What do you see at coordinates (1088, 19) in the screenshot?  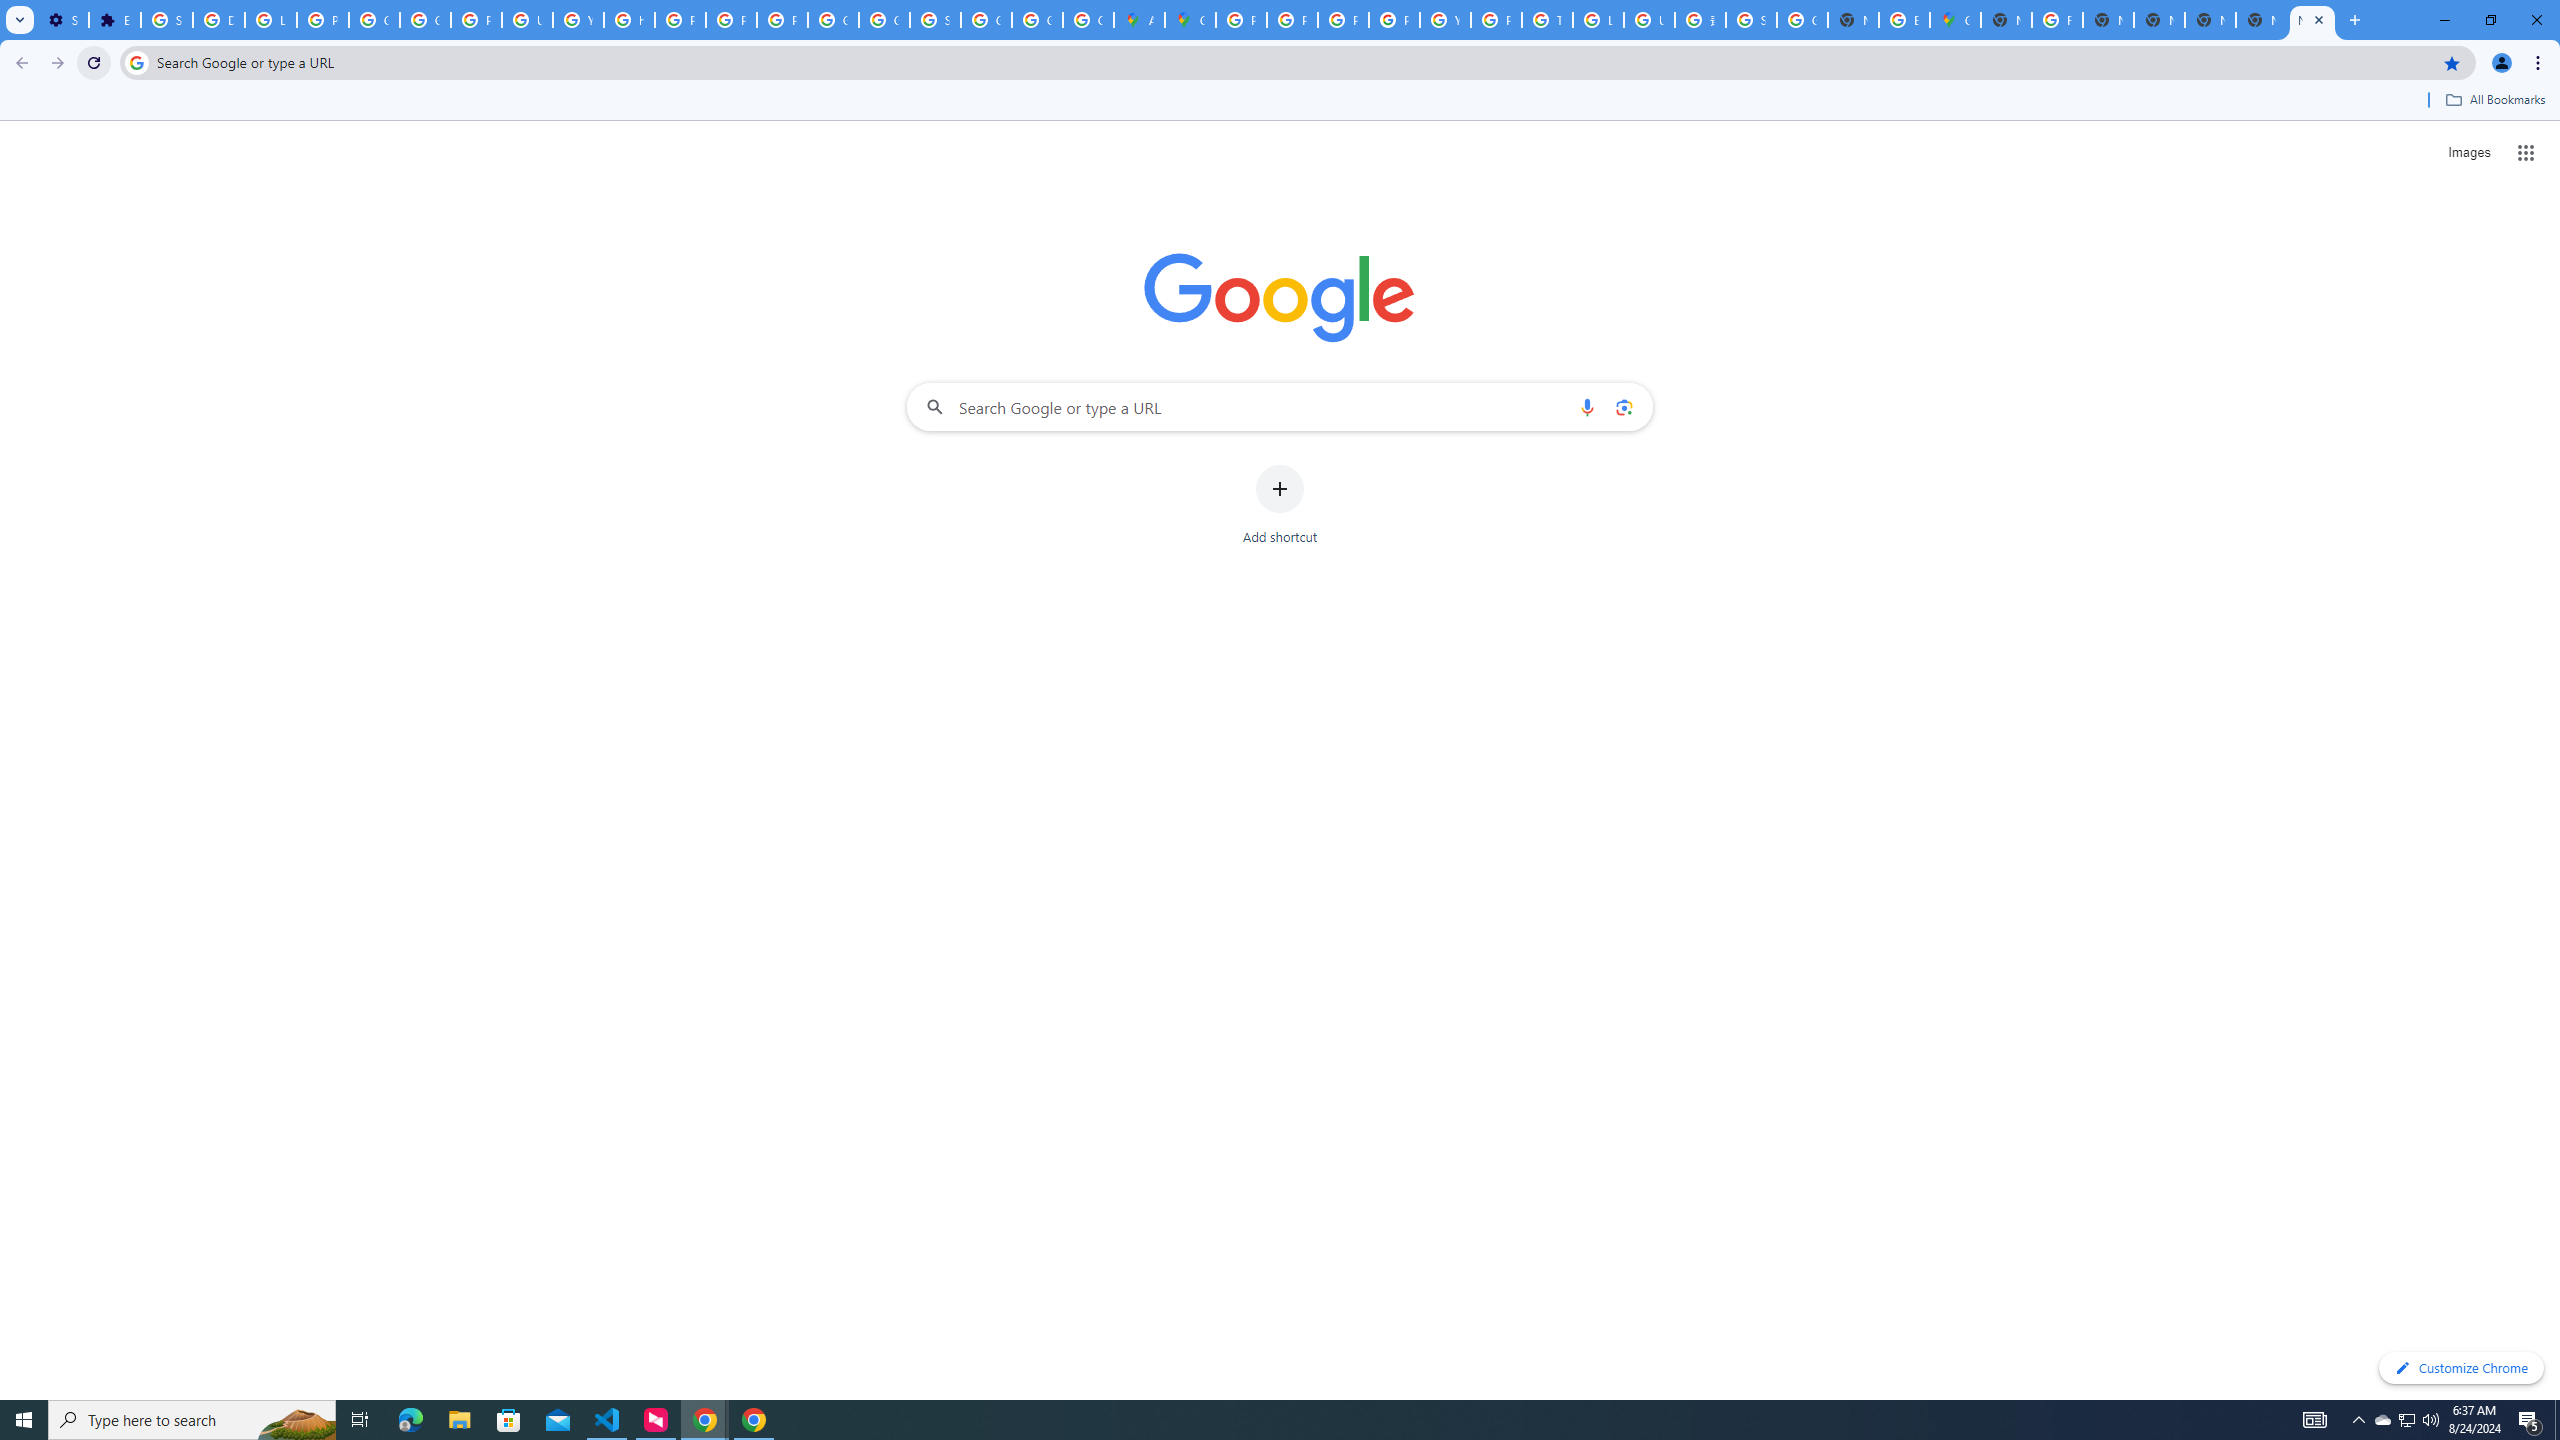 I see `'Create your Google Account'` at bounding box center [1088, 19].